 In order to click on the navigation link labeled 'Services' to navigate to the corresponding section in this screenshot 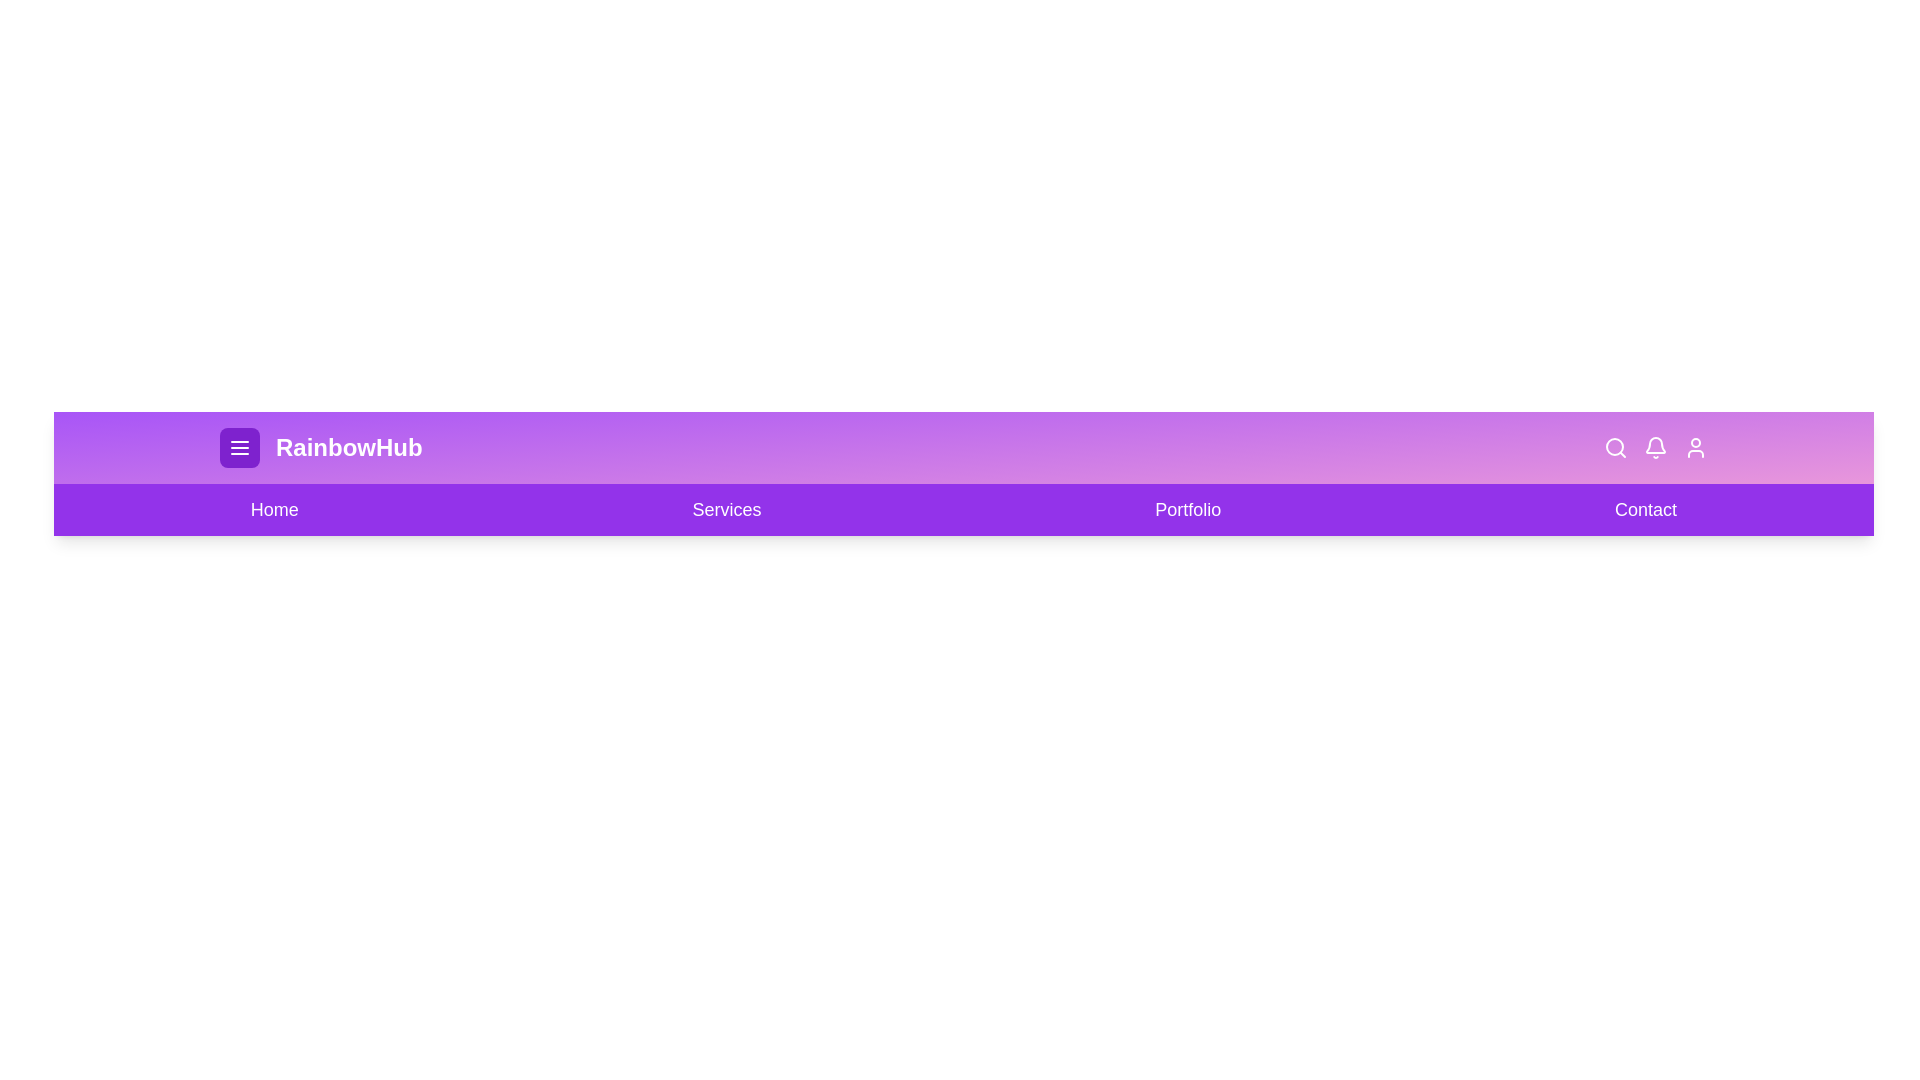, I will do `click(725, 508)`.